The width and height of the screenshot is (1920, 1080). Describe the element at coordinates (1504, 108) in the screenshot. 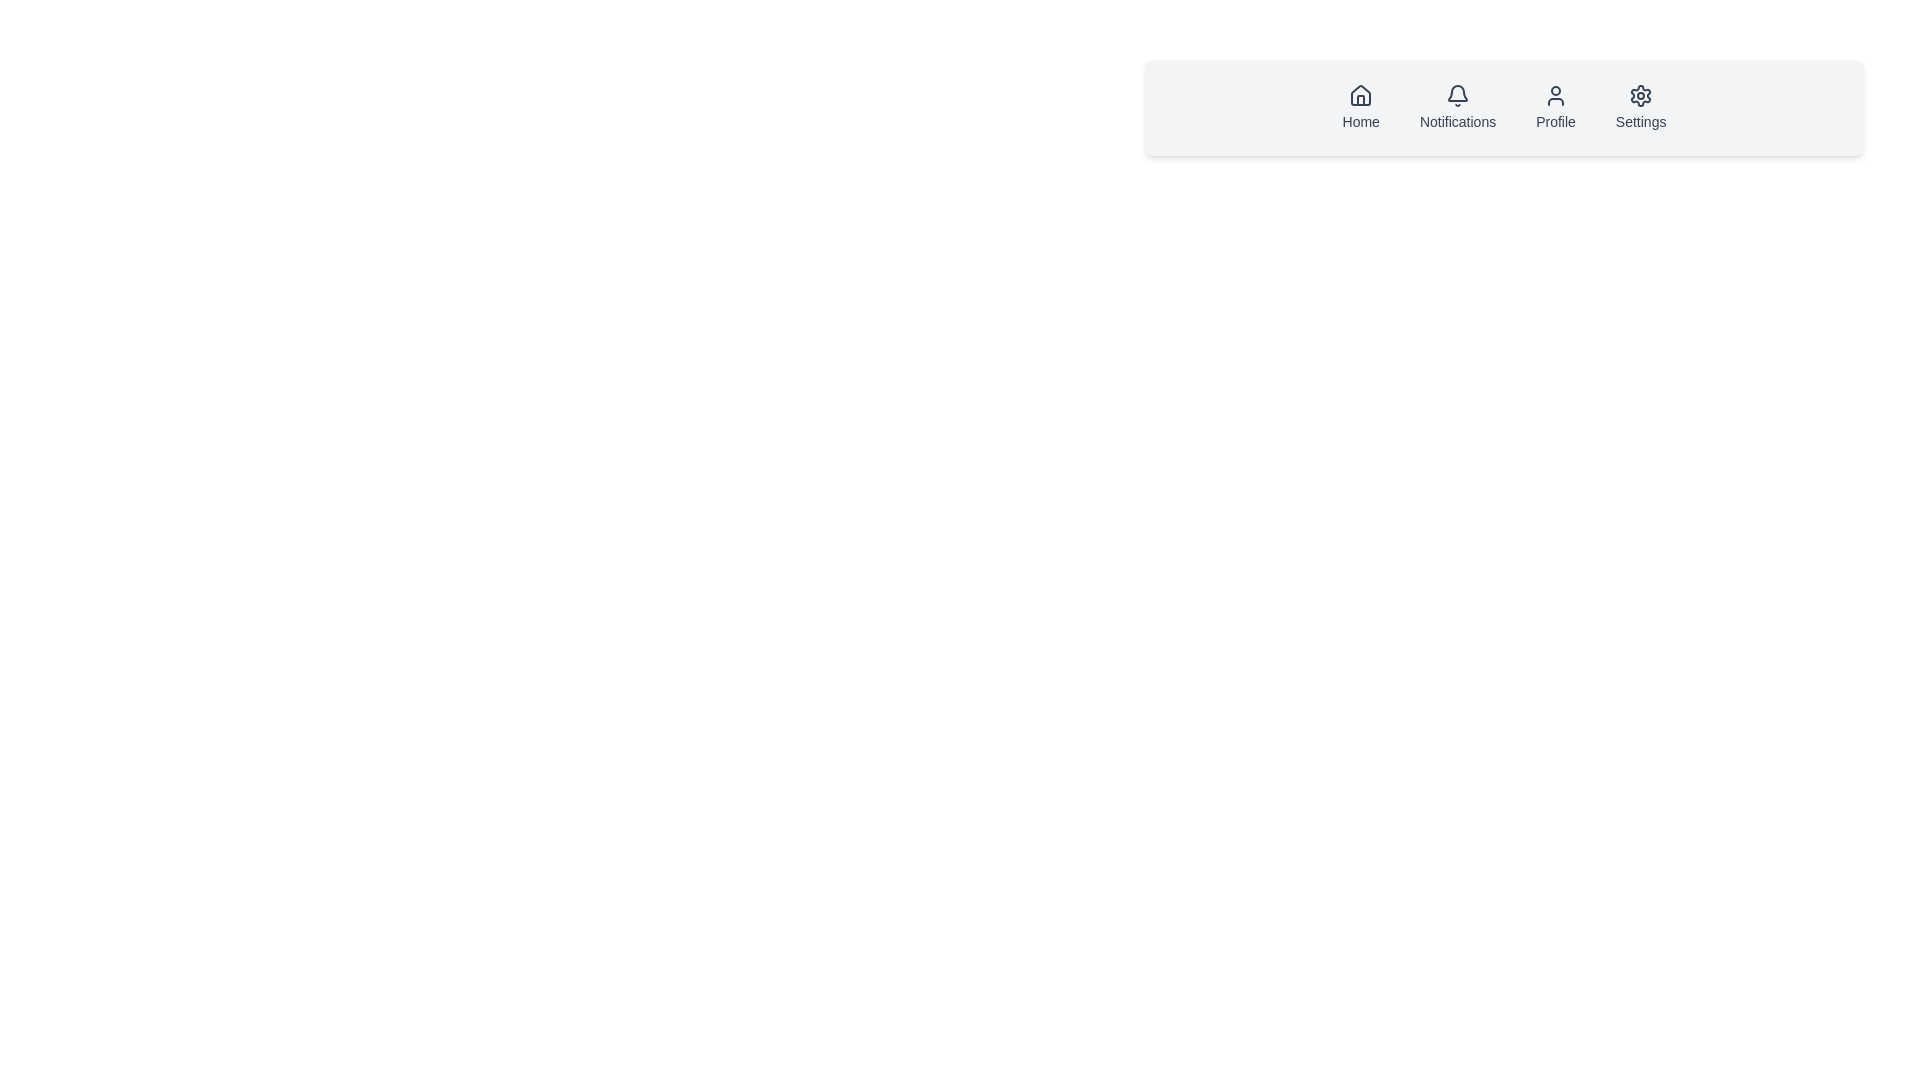

I see `the 'Notifications' button located in the Navigation bar at the top of the interface` at that location.